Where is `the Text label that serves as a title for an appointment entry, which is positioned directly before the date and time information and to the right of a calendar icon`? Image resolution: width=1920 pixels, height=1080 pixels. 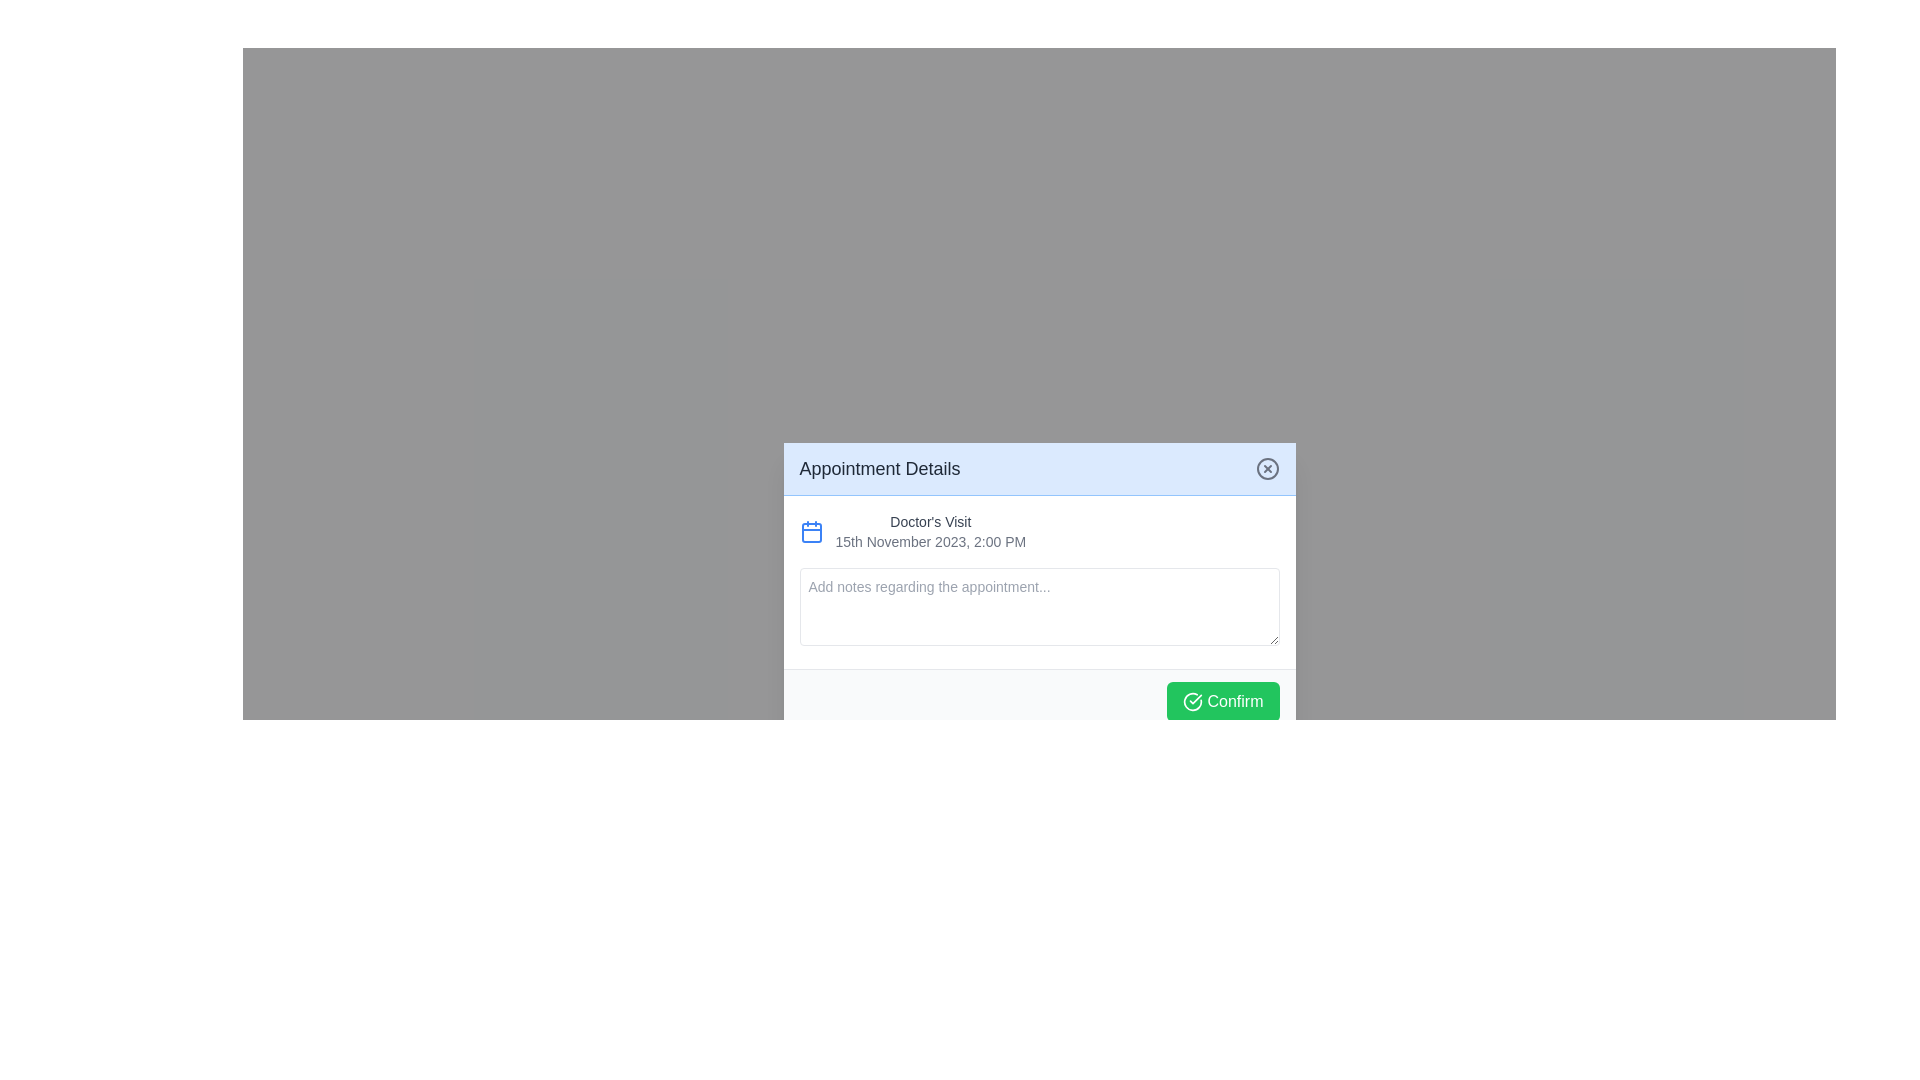 the Text label that serves as a title for an appointment entry, which is positioned directly before the date and time information and to the right of a calendar icon is located at coordinates (929, 520).